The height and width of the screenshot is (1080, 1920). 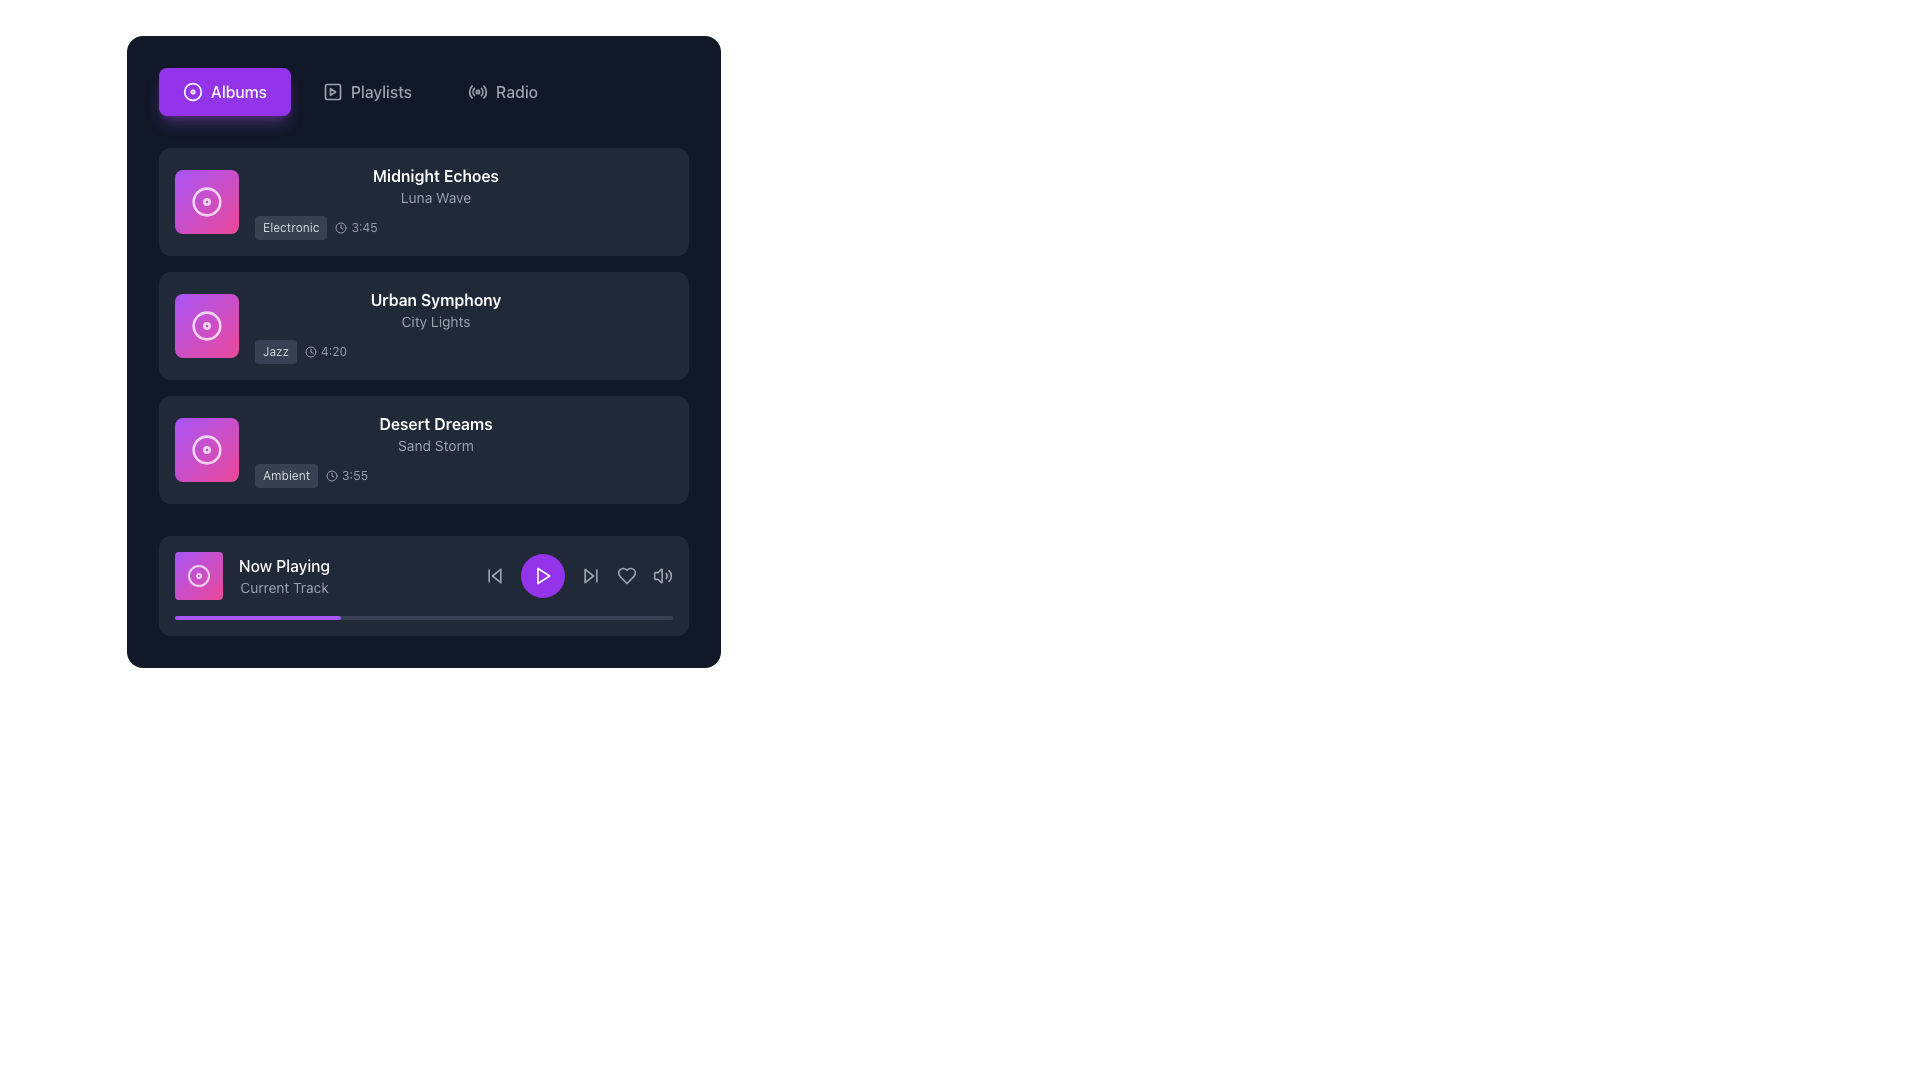 What do you see at coordinates (652, 325) in the screenshot?
I see `the play button for the 'Urban Symphony' track located in the Albums section of the music player interface` at bounding box center [652, 325].